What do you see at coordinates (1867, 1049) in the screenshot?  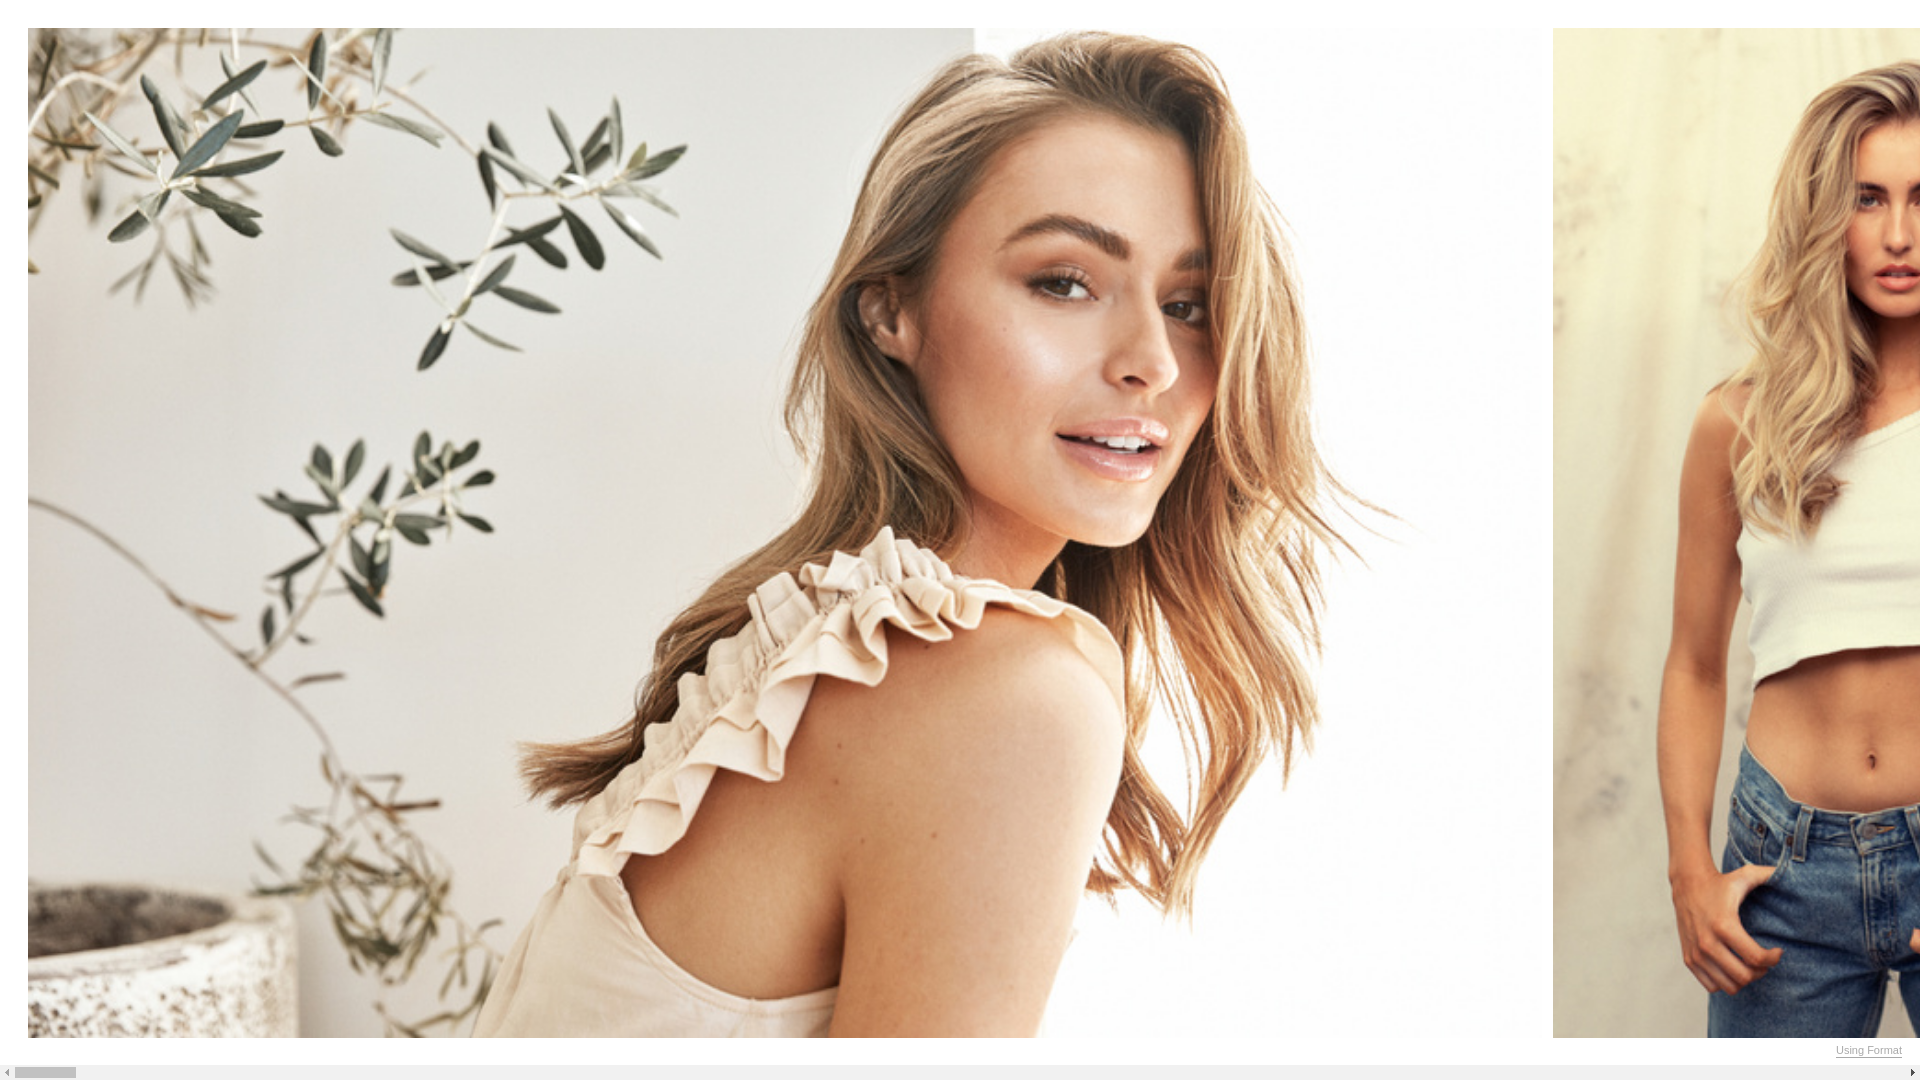 I see `'Using Format'` at bounding box center [1867, 1049].